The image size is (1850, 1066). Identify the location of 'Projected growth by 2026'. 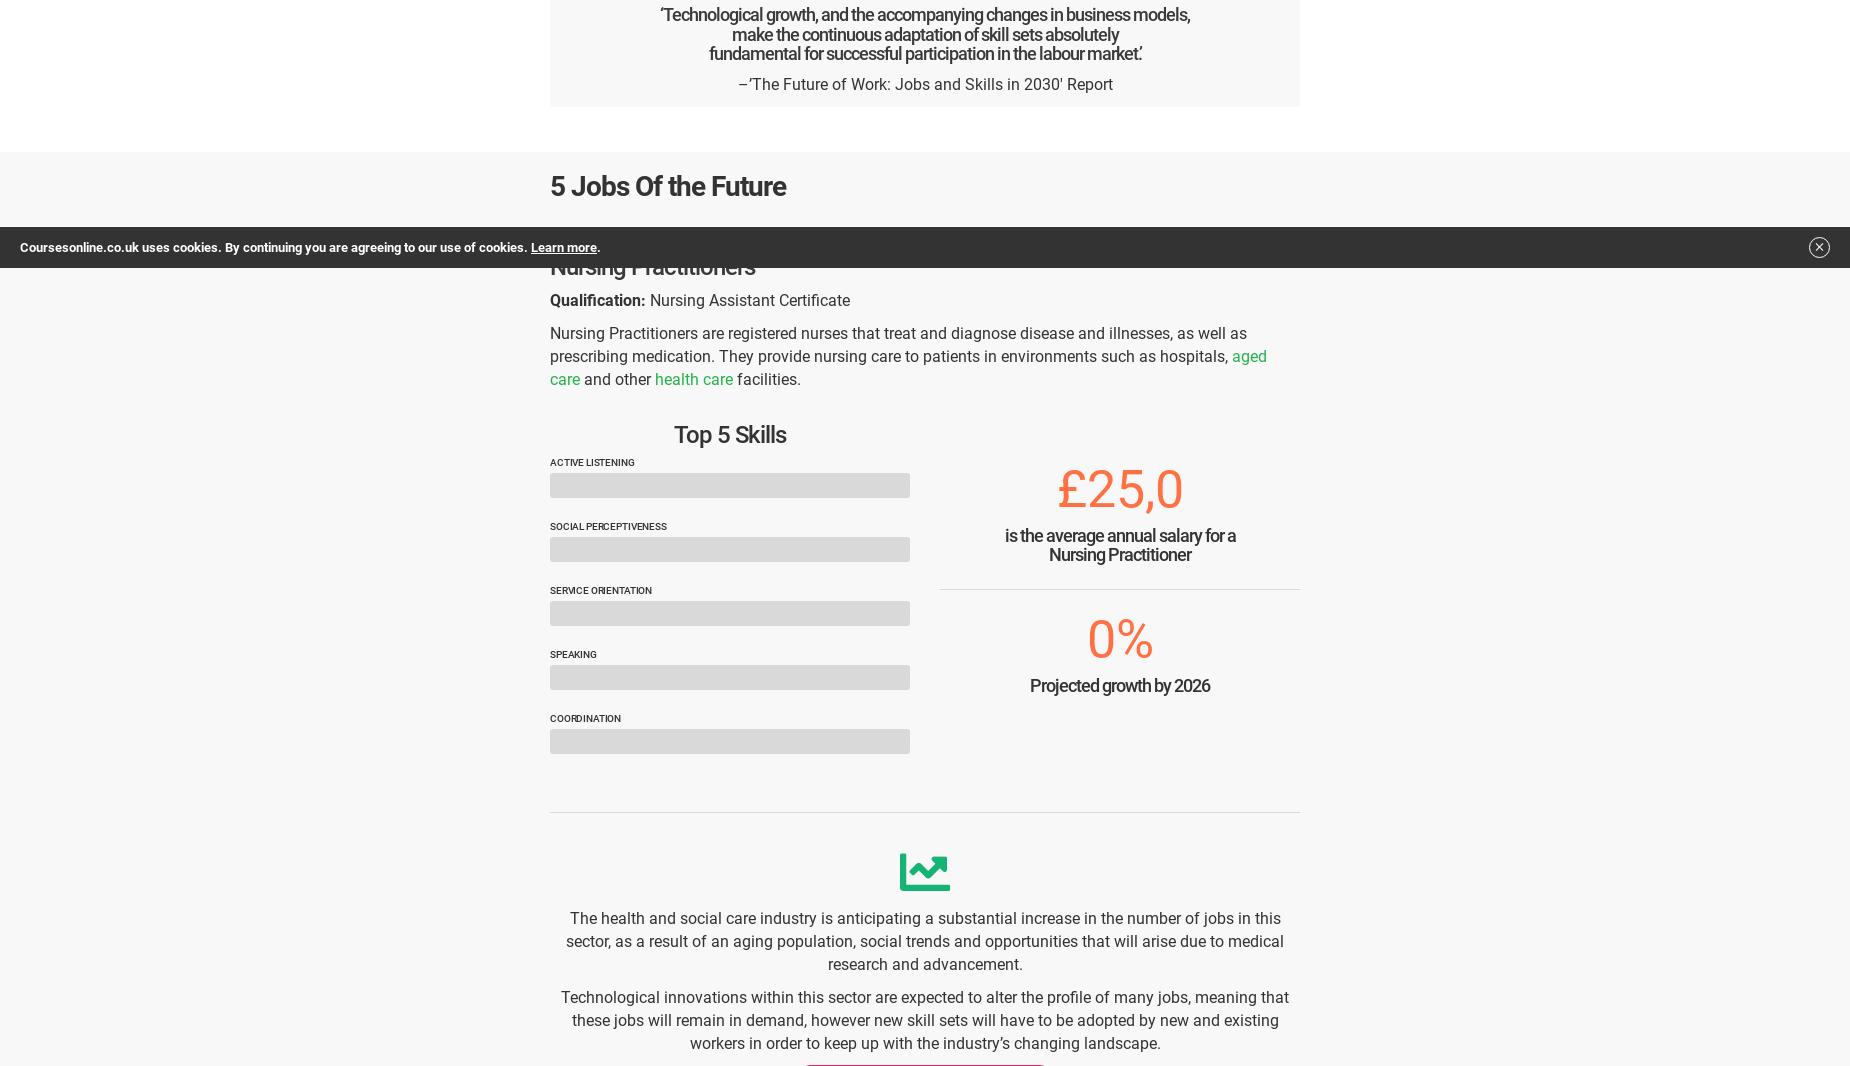
(1118, 684).